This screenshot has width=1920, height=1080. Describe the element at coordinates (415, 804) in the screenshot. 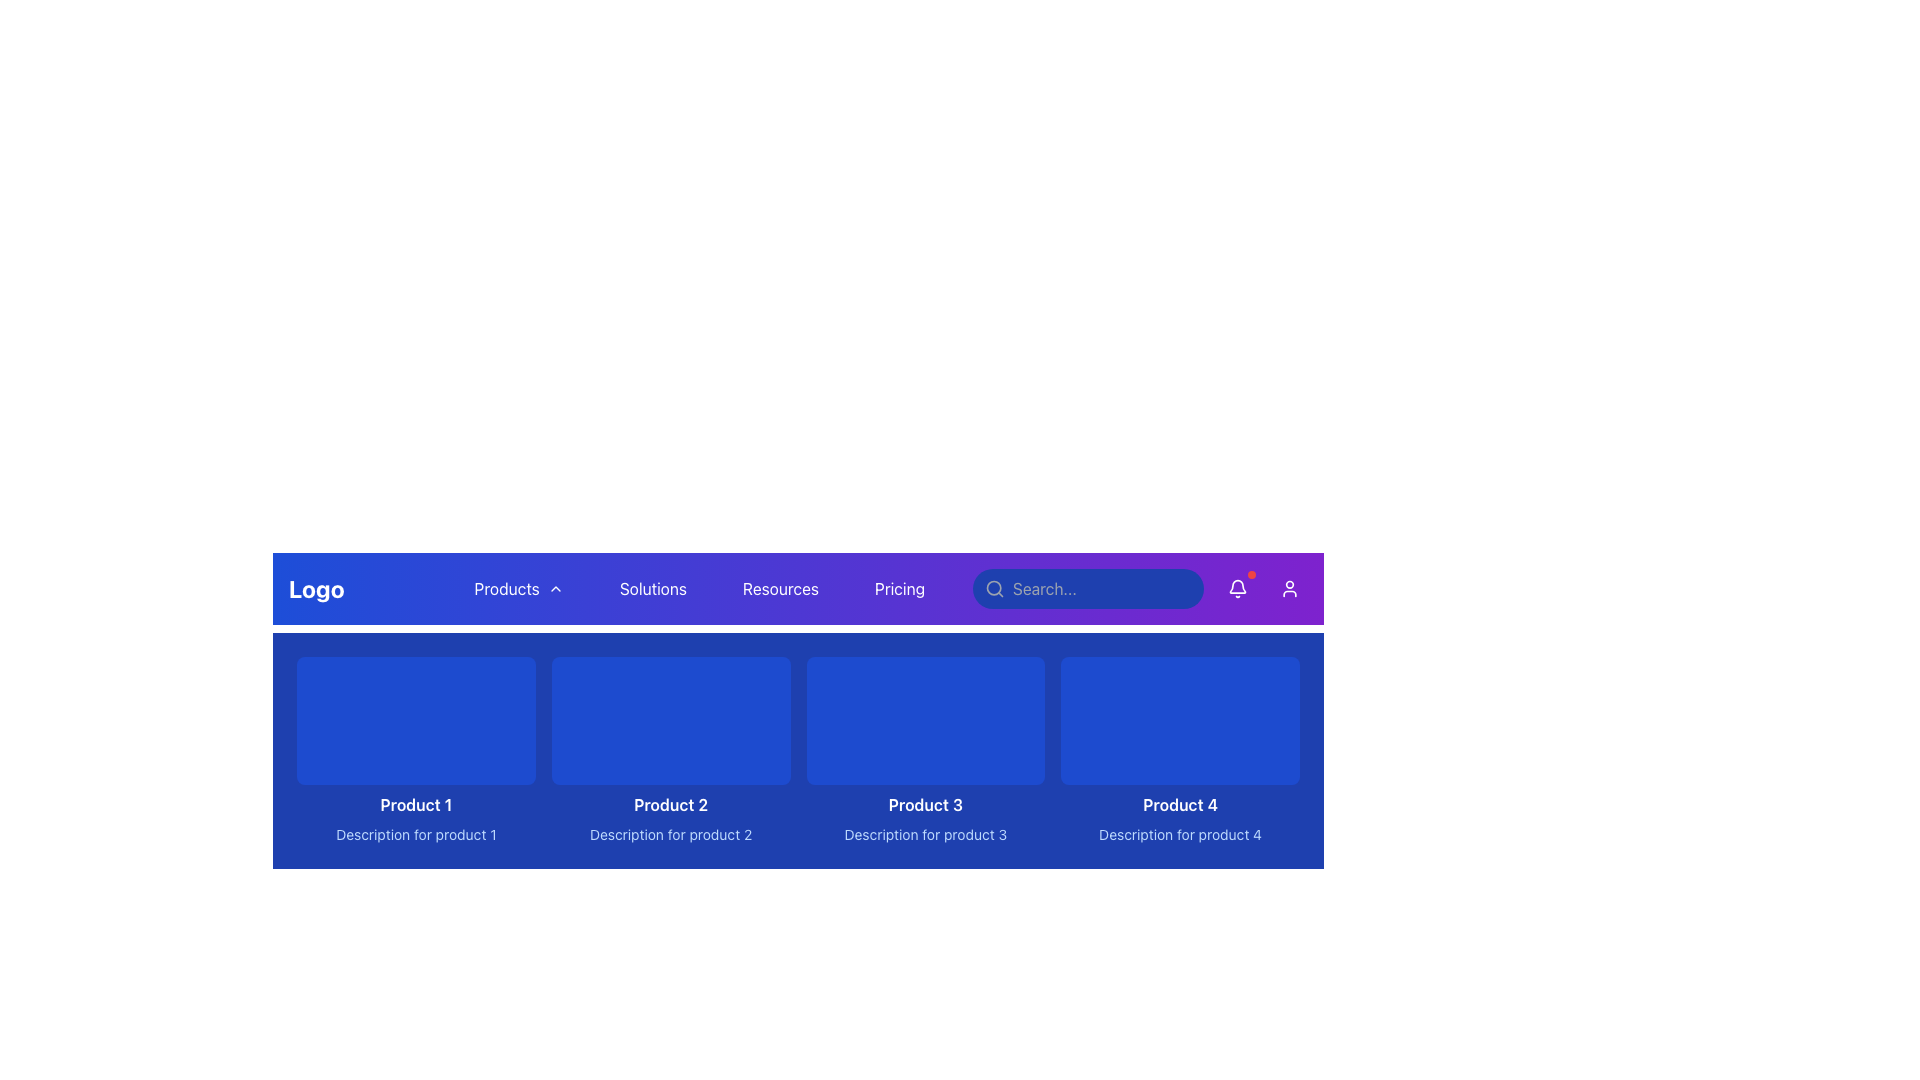

I see `the Text Label that represents the title of the product in the first product card, located at the bottom center, above the description text` at that location.